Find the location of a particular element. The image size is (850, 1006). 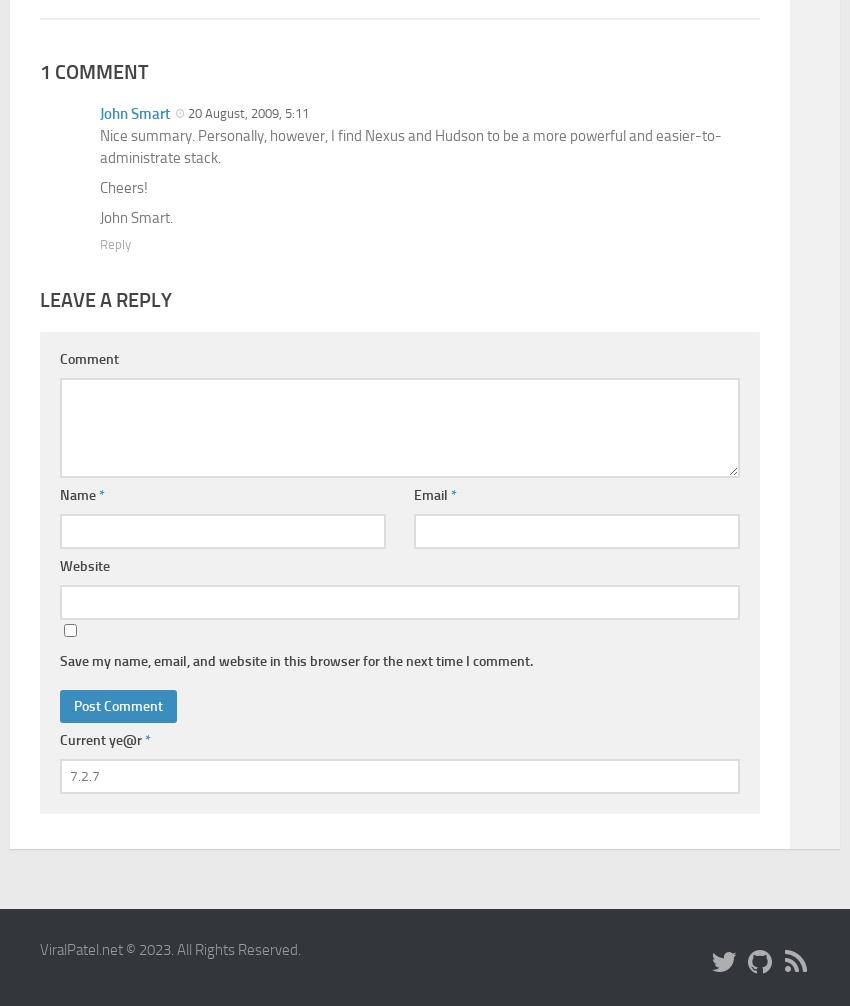

'You may also like...' is located at coordinates (68, 457).